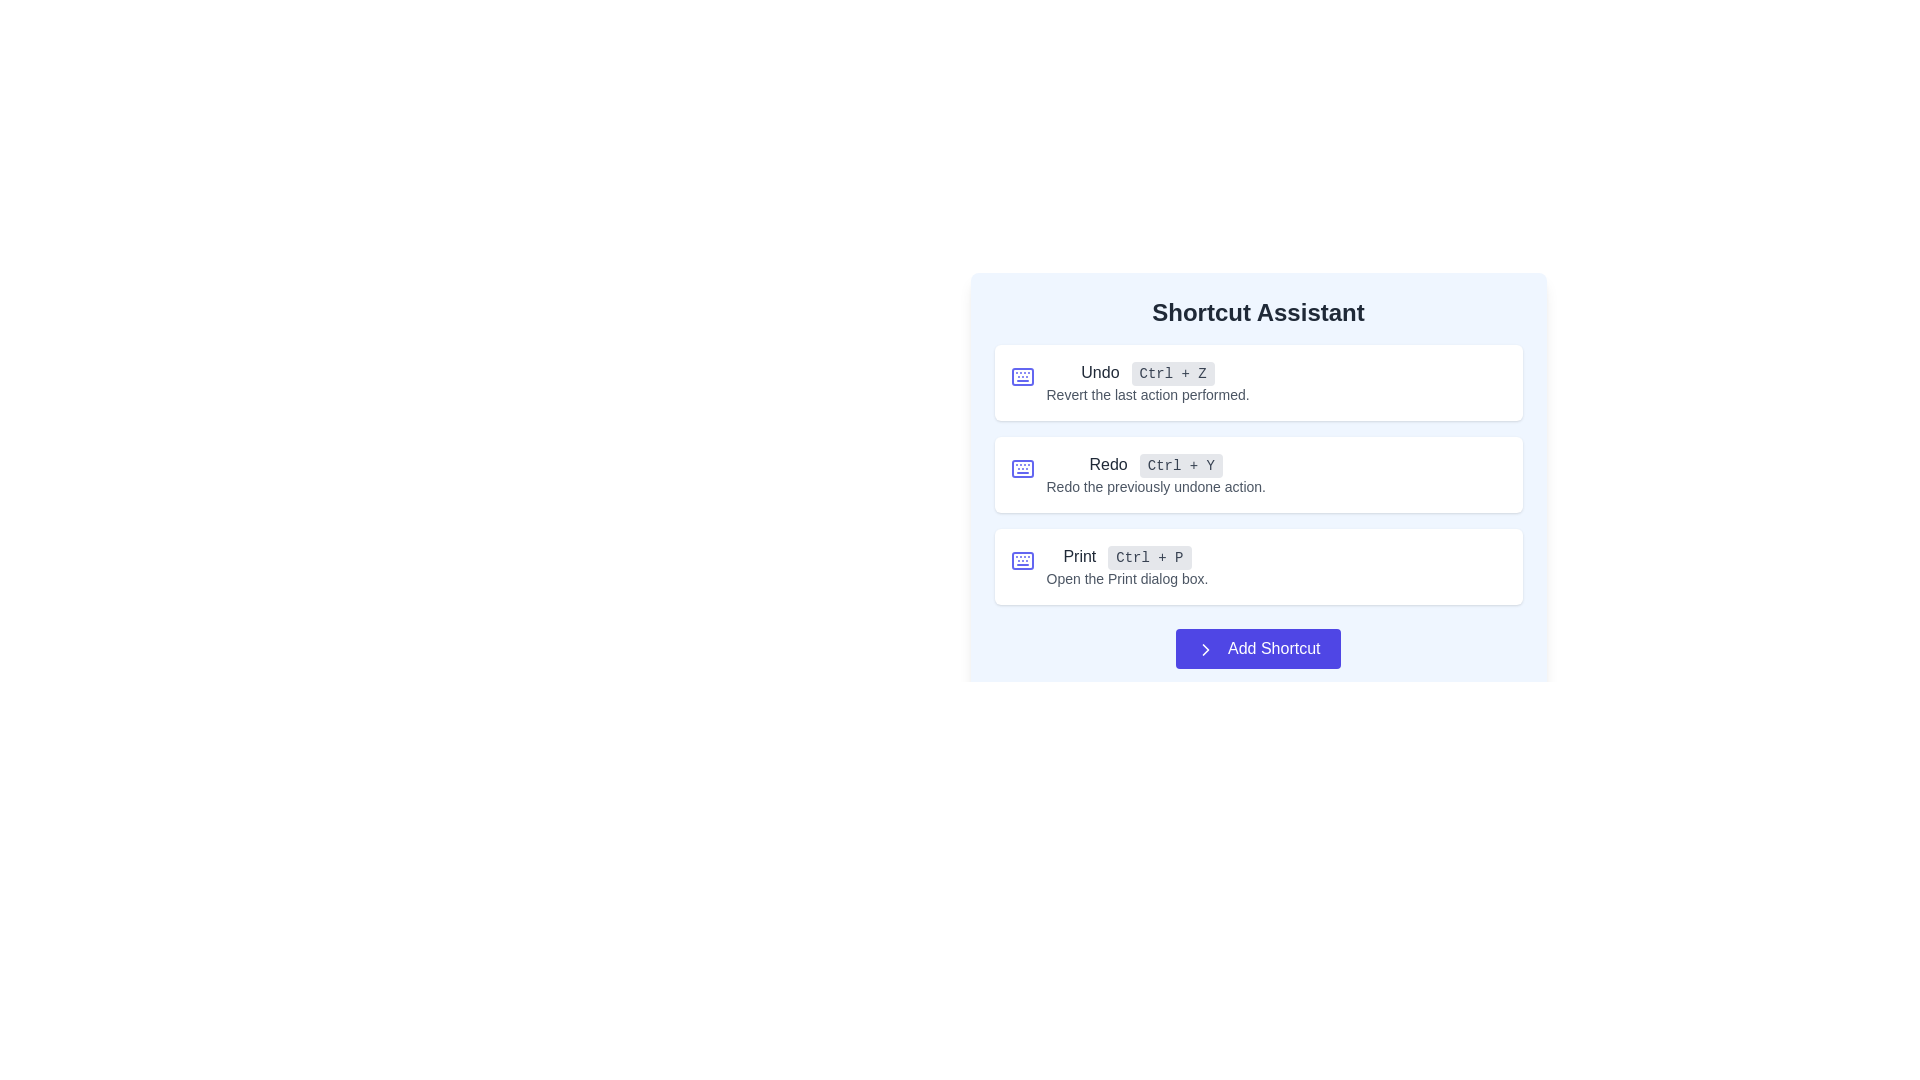 The height and width of the screenshot is (1080, 1920). What do you see at coordinates (1022, 560) in the screenshot?
I see `the 'Print' icon located on the far left of the third shortcut block, aligned with the title 'Print Ctrl + P'` at bounding box center [1022, 560].